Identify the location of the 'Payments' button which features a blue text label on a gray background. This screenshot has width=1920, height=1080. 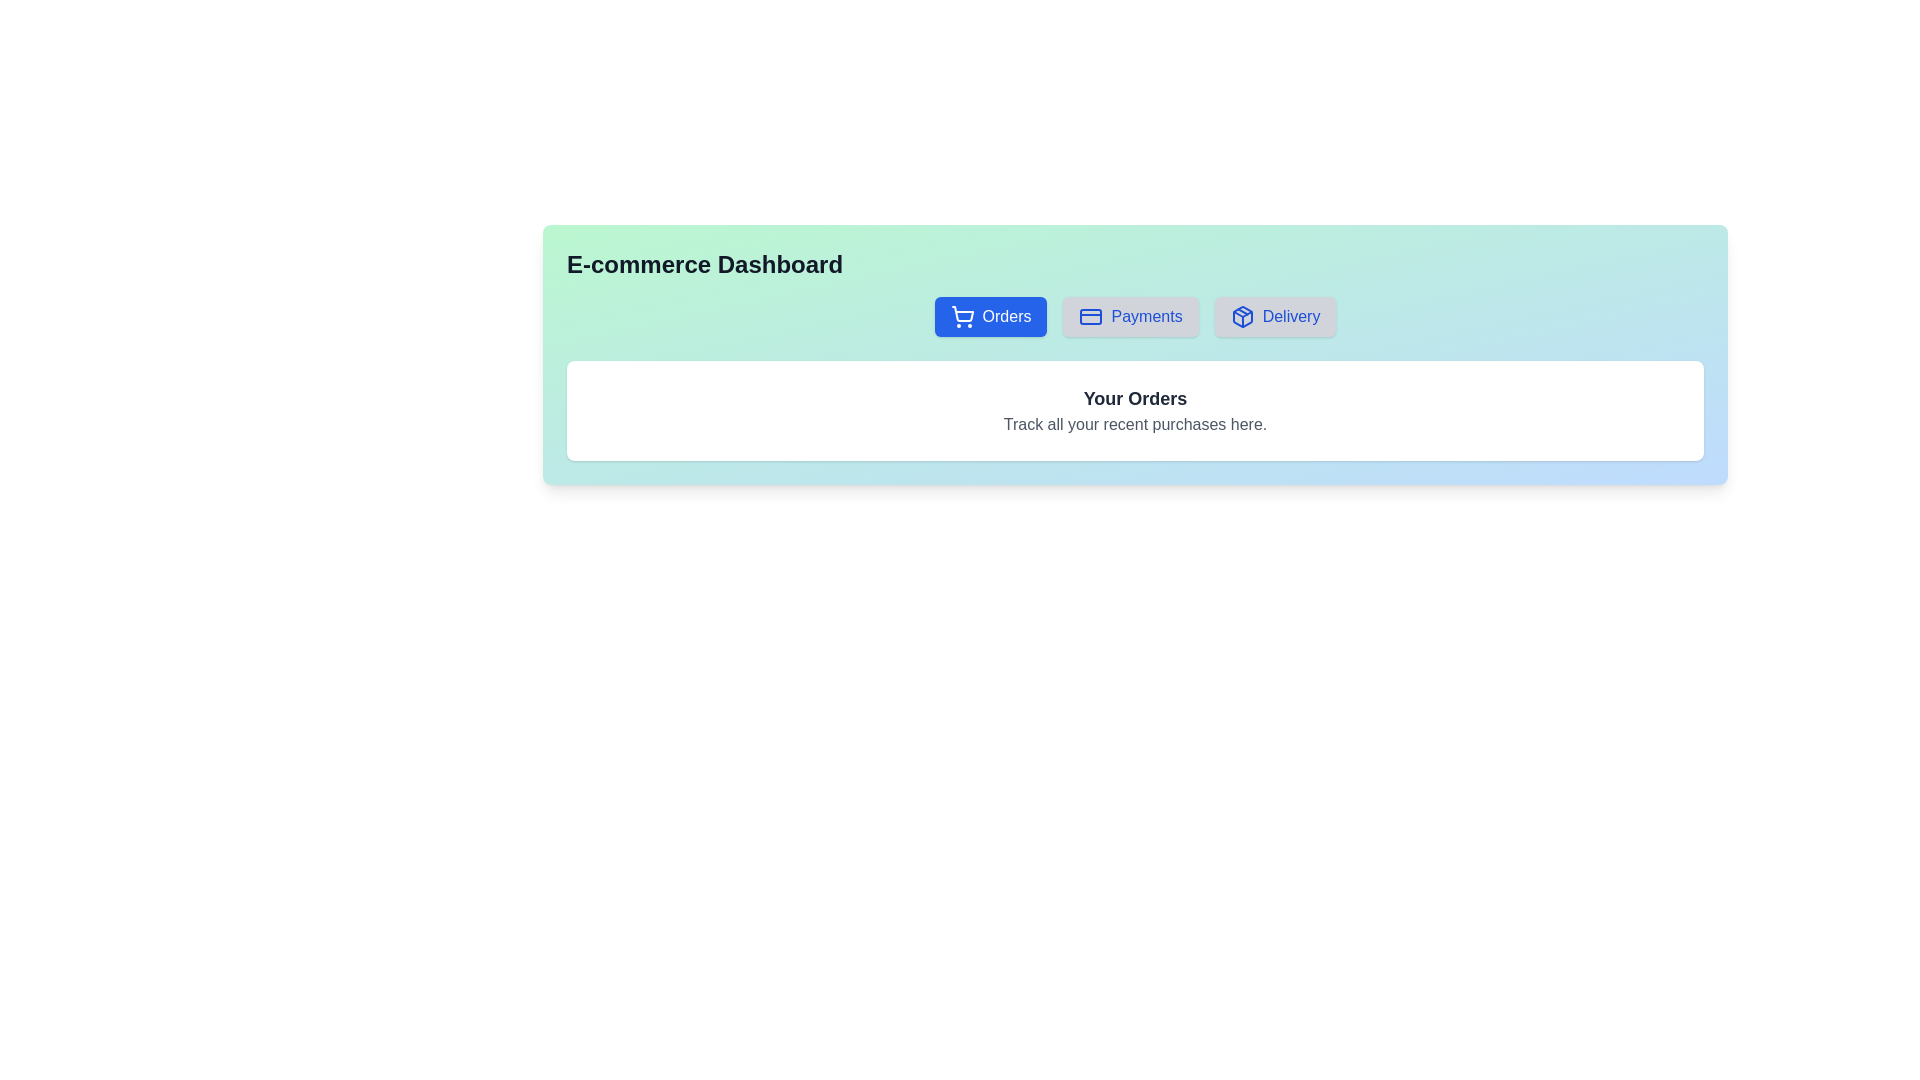
(1147, 315).